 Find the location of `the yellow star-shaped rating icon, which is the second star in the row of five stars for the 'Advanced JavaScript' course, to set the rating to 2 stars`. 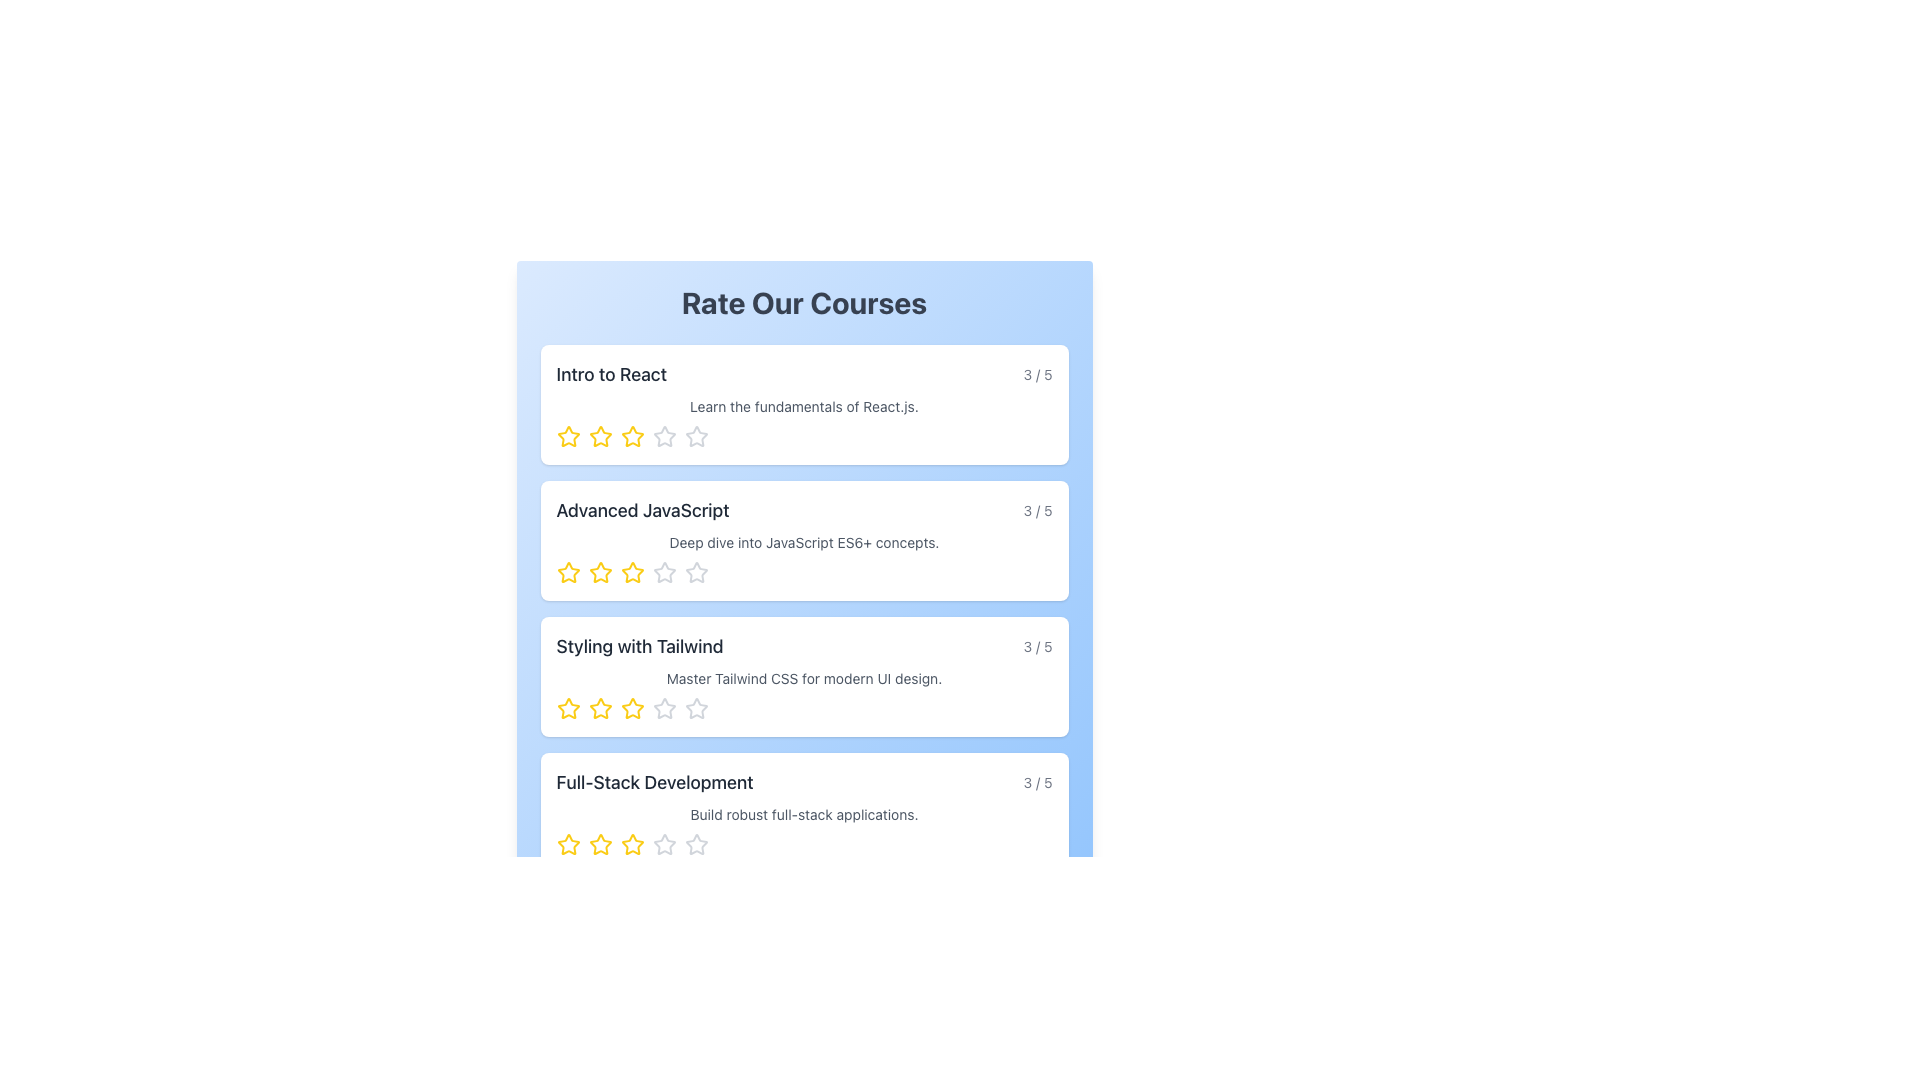

the yellow star-shaped rating icon, which is the second star in the row of five stars for the 'Advanced JavaScript' course, to set the rating to 2 stars is located at coordinates (599, 572).